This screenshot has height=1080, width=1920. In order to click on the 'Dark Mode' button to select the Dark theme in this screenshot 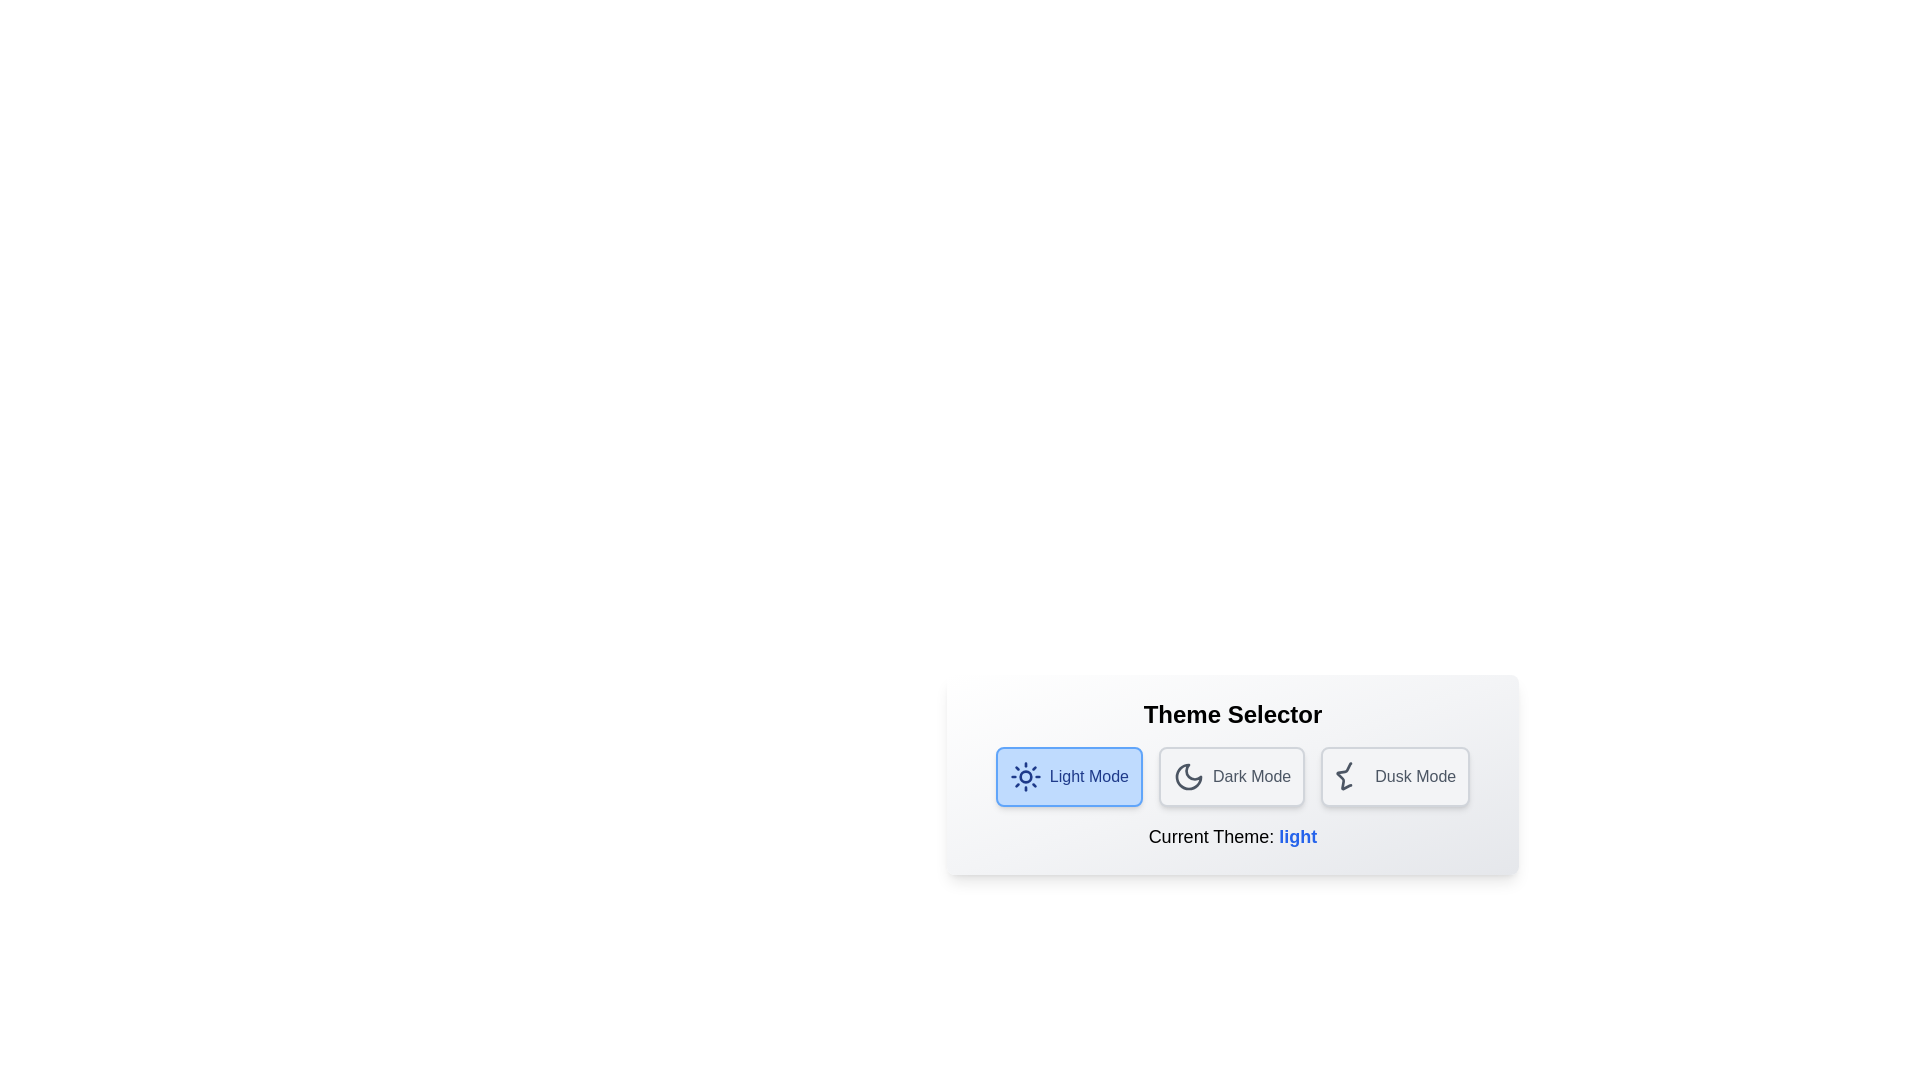, I will do `click(1231, 775)`.